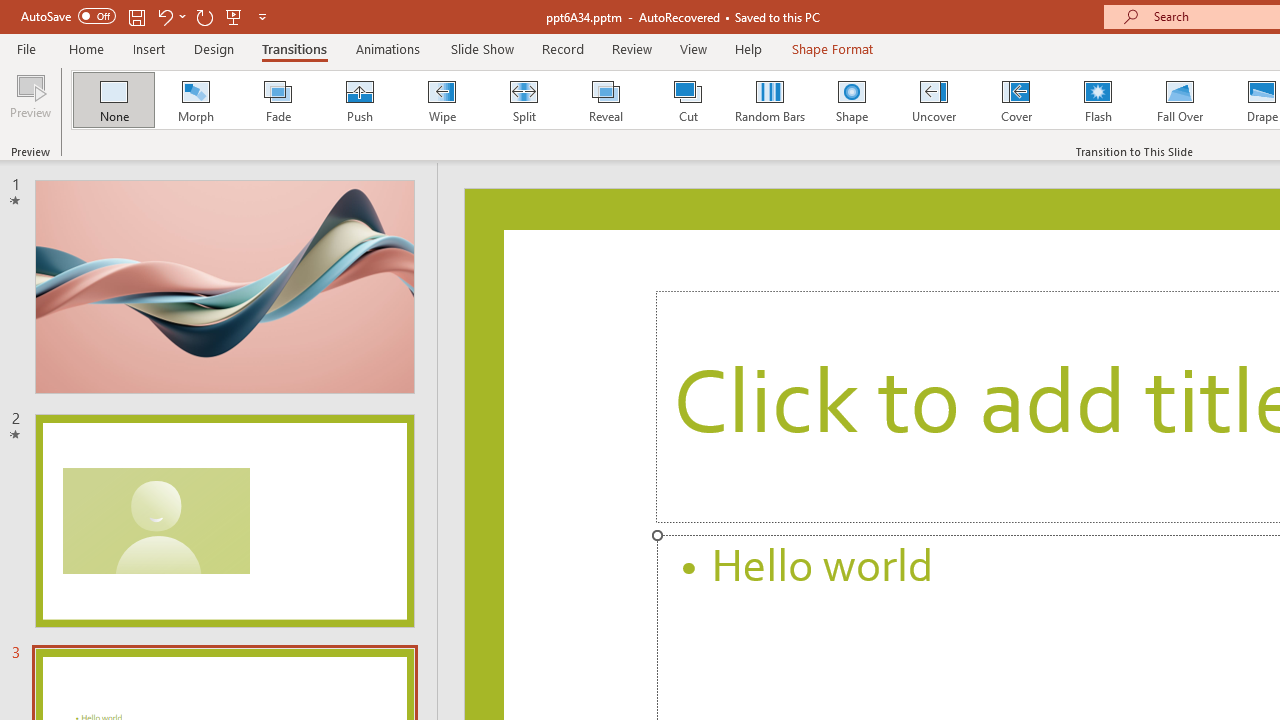 This screenshot has width=1280, height=720. I want to click on 'None', so click(112, 100).